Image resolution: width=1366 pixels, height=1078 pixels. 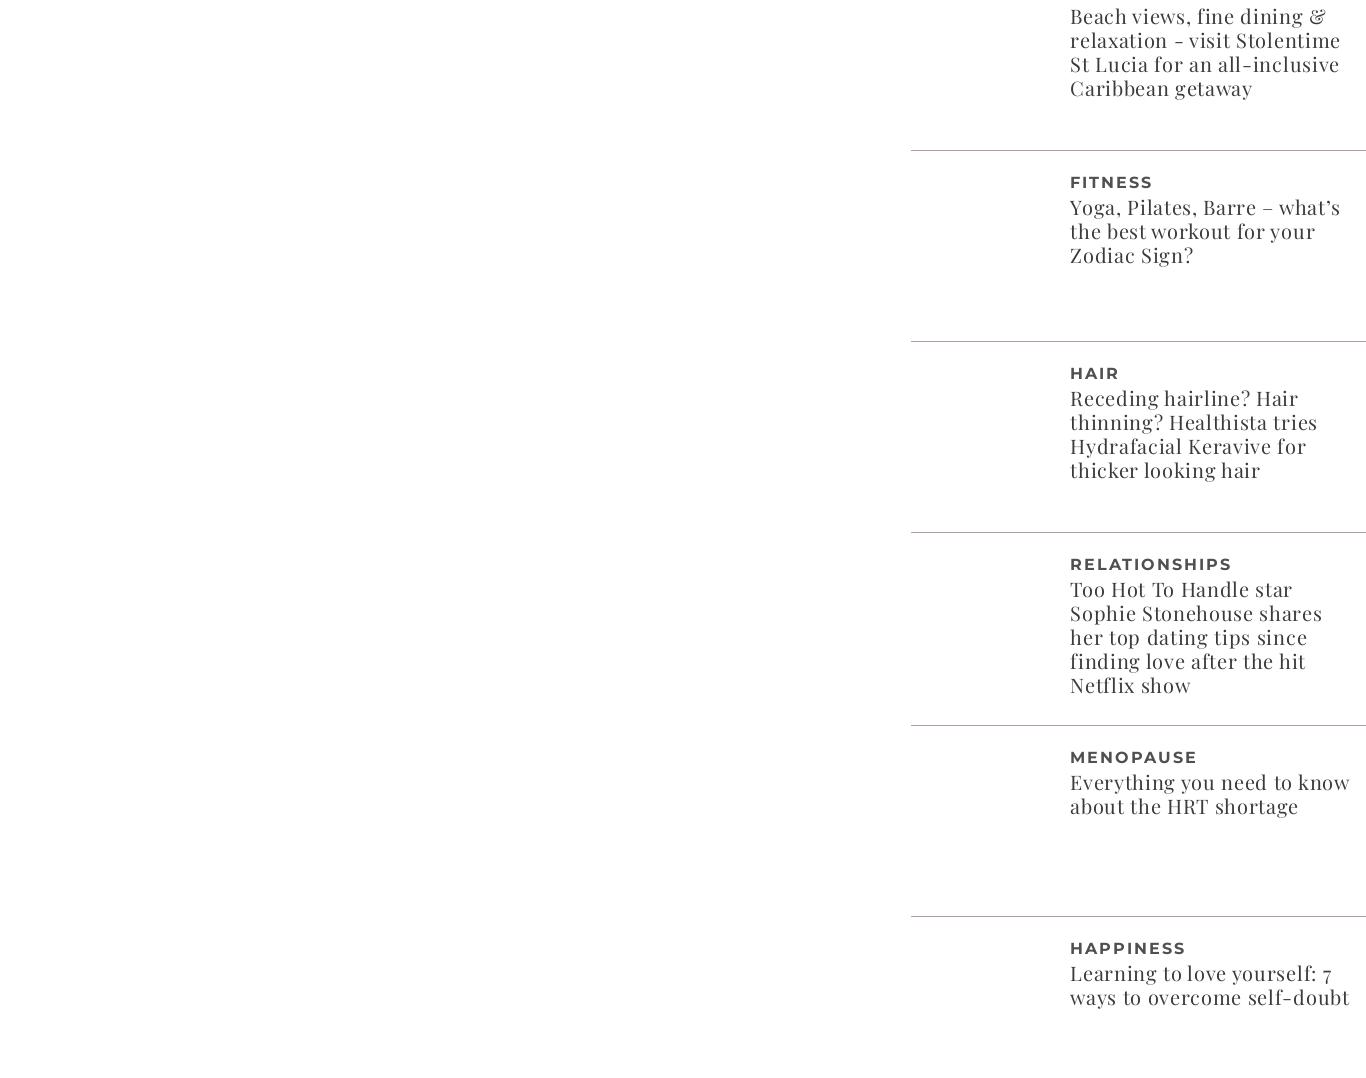 What do you see at coordinates (1195, 634) in the screenshot?
I see `'Too Hot To Handle star Sophie Stonehouse shares her top dating tips since finding love after the hit Netflix show'` at bounding box center [1195, 634].